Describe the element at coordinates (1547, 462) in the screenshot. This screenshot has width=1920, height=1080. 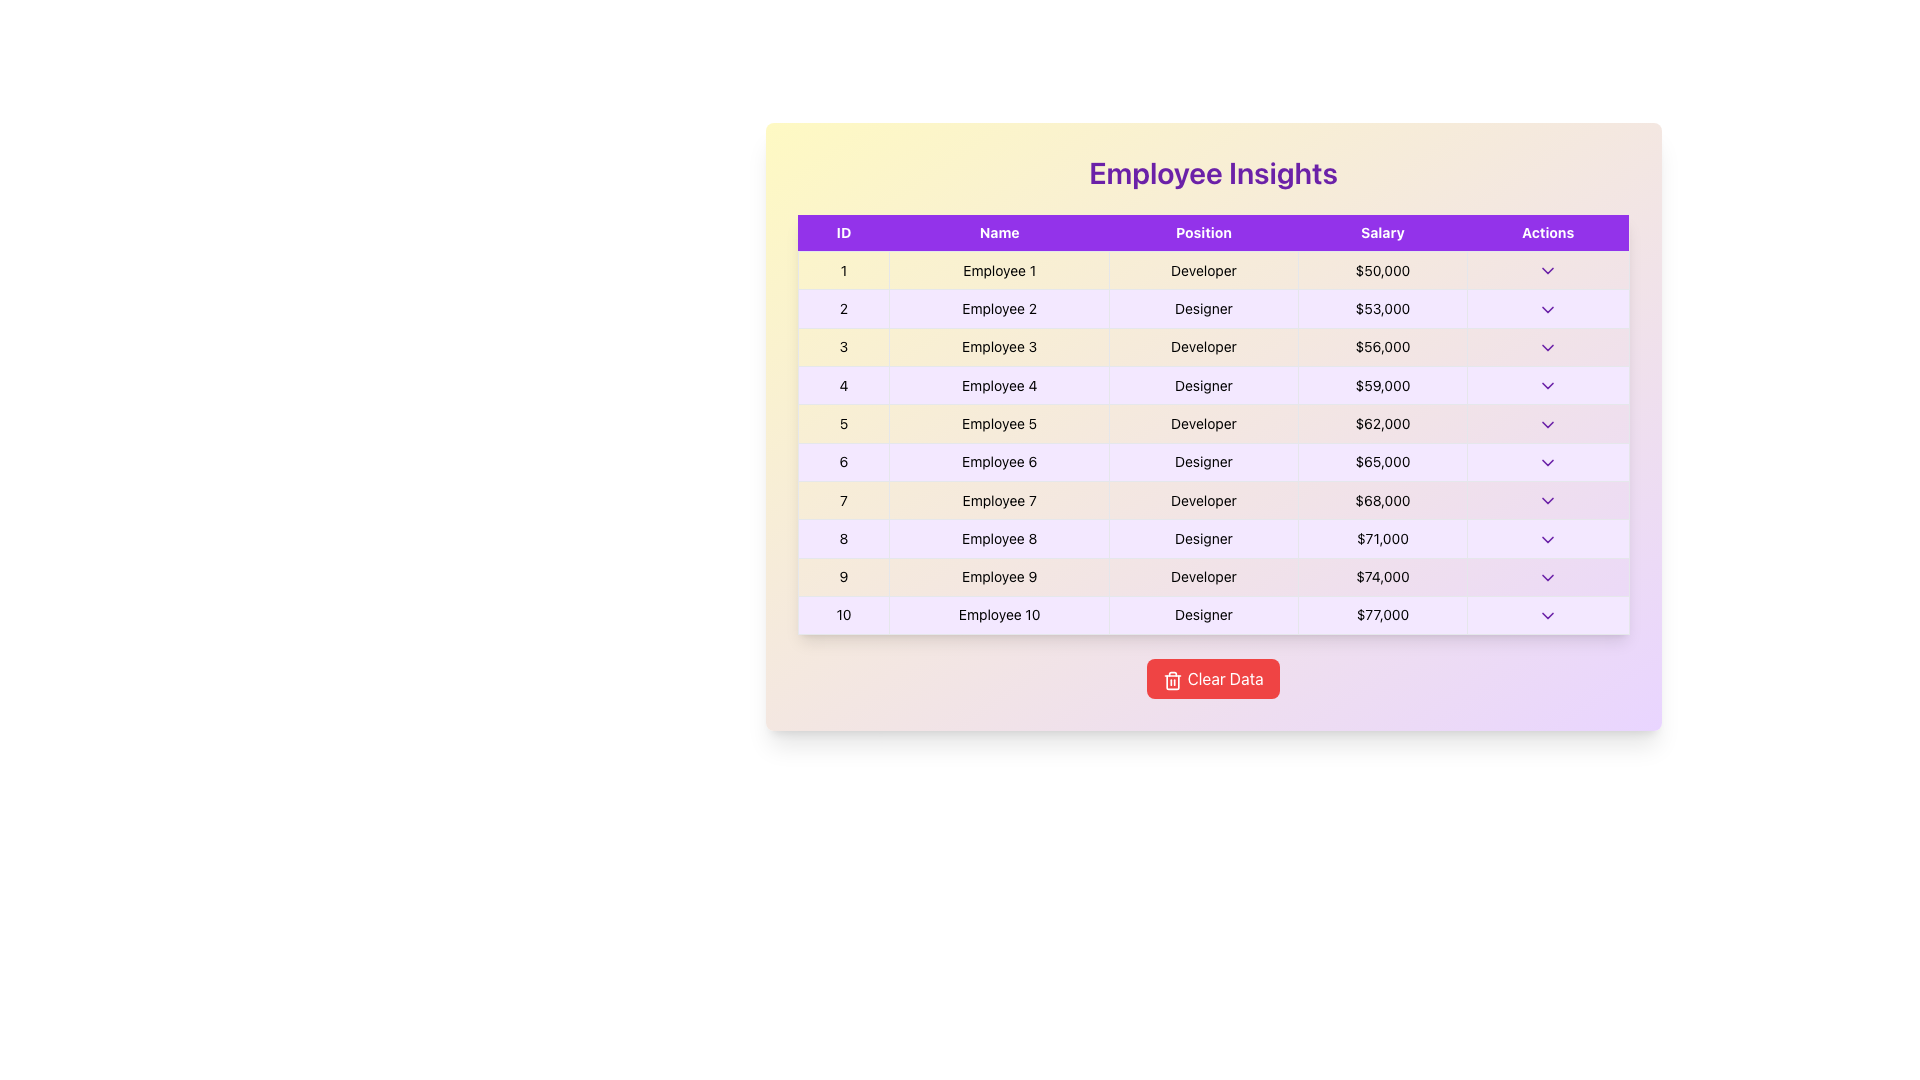
I see `the purple chevron-down icon in the 'Actions' column of the row for 'Employee 6', who is a 'Designer' with a salary of '$65,000'` at that location.